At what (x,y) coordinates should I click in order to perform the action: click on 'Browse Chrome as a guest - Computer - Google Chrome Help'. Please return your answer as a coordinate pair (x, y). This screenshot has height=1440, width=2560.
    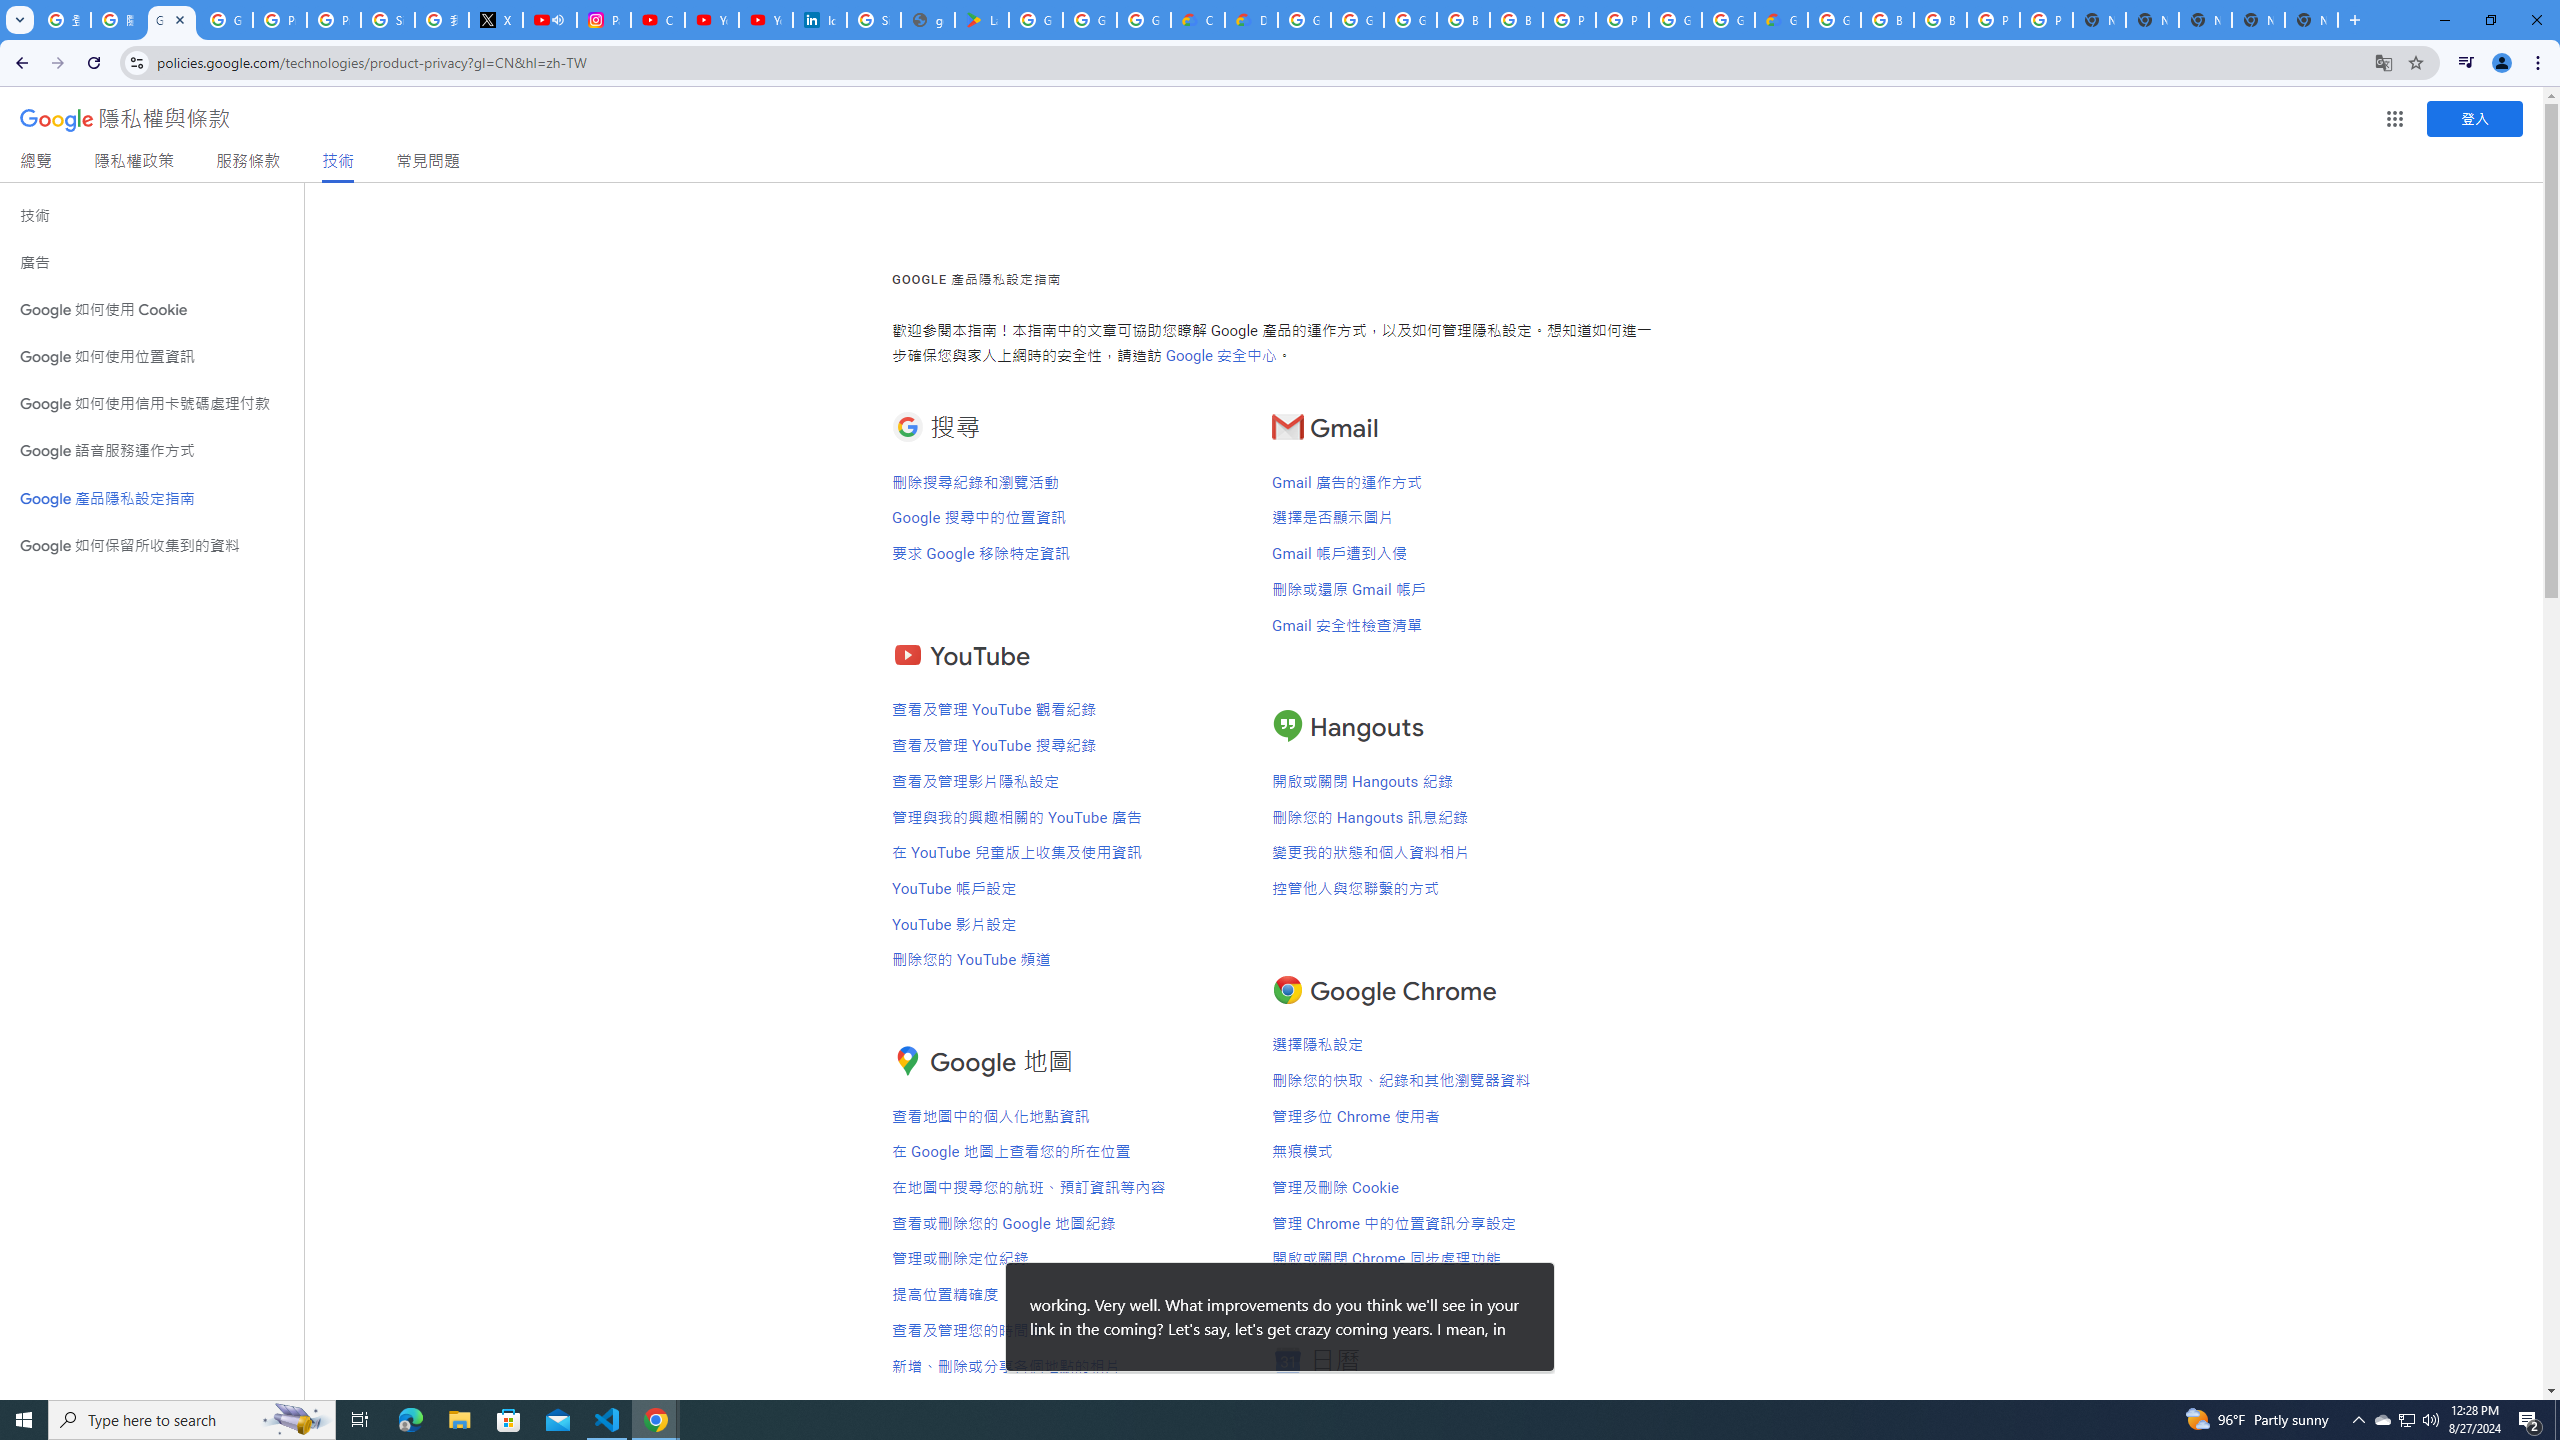
    Looking at the image, I should click on (1516, 19).